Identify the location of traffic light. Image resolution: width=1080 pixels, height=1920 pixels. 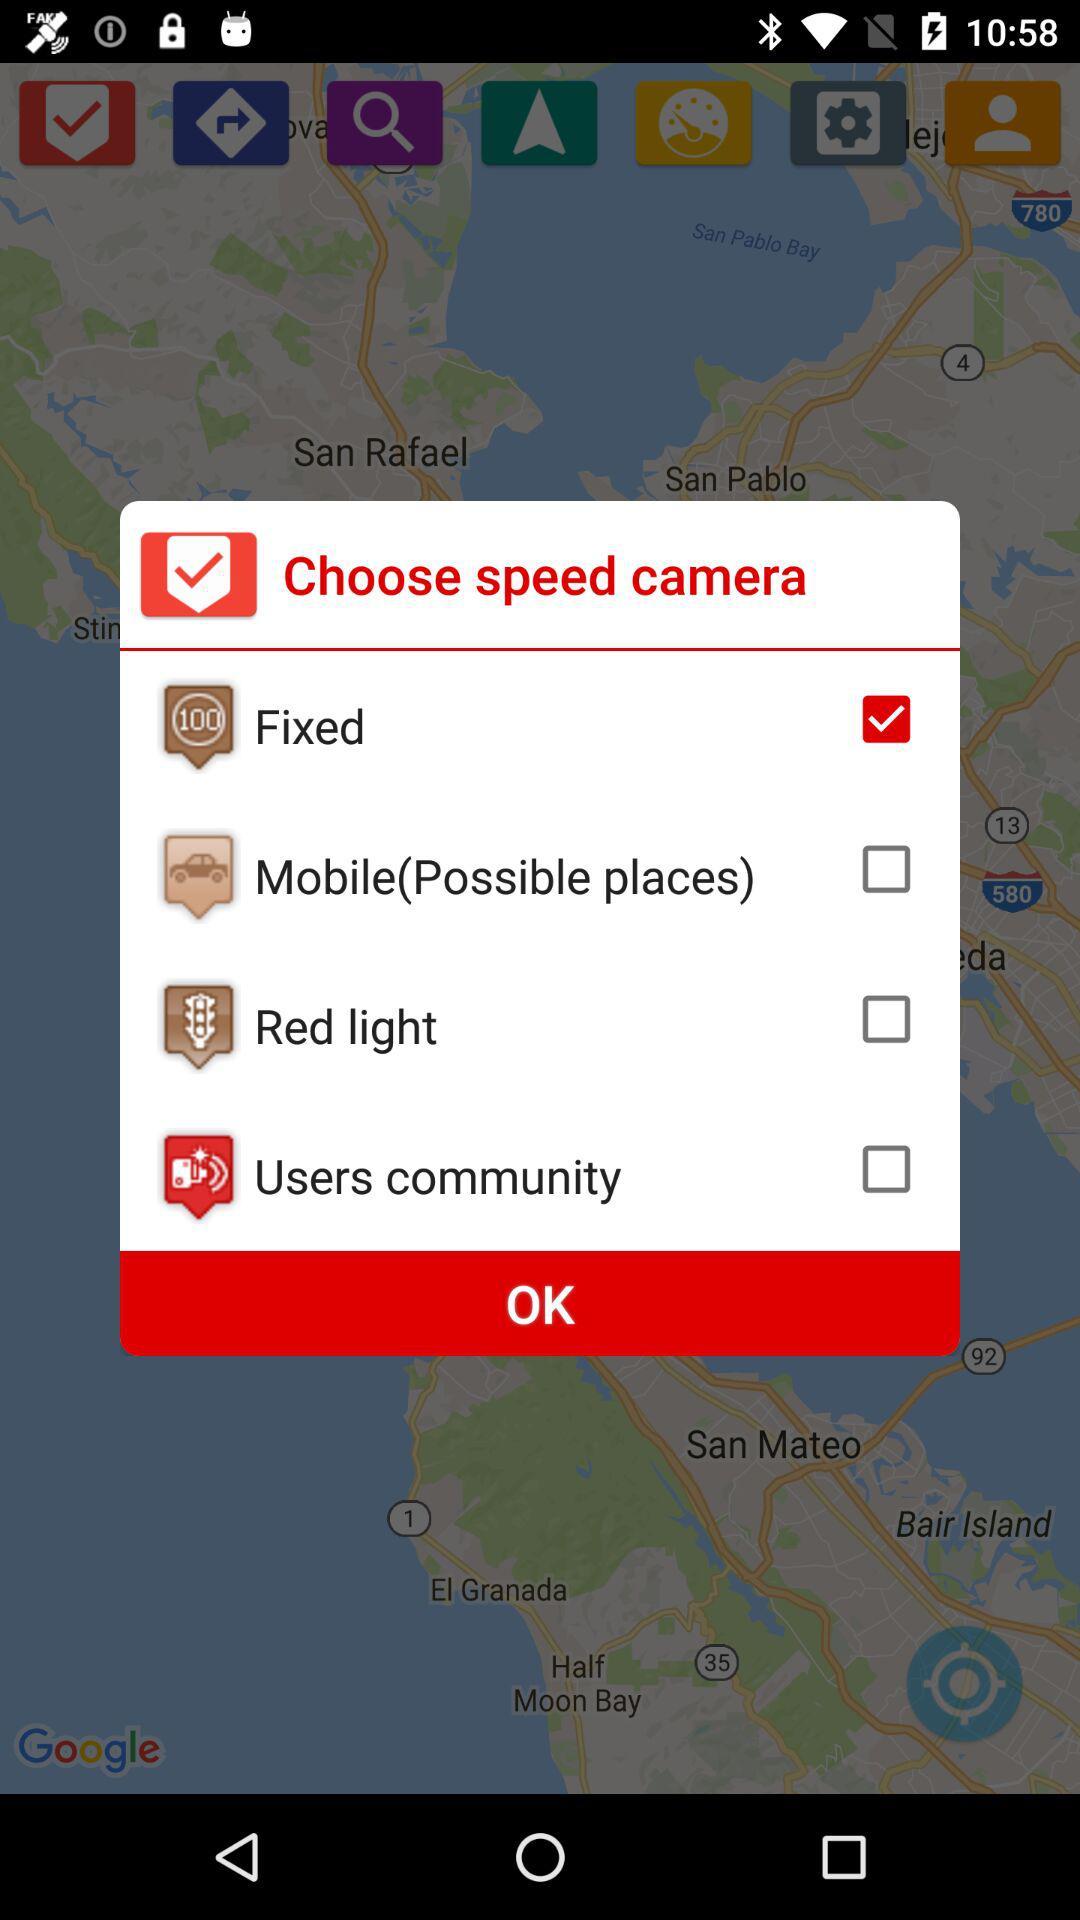
(198, 1026).